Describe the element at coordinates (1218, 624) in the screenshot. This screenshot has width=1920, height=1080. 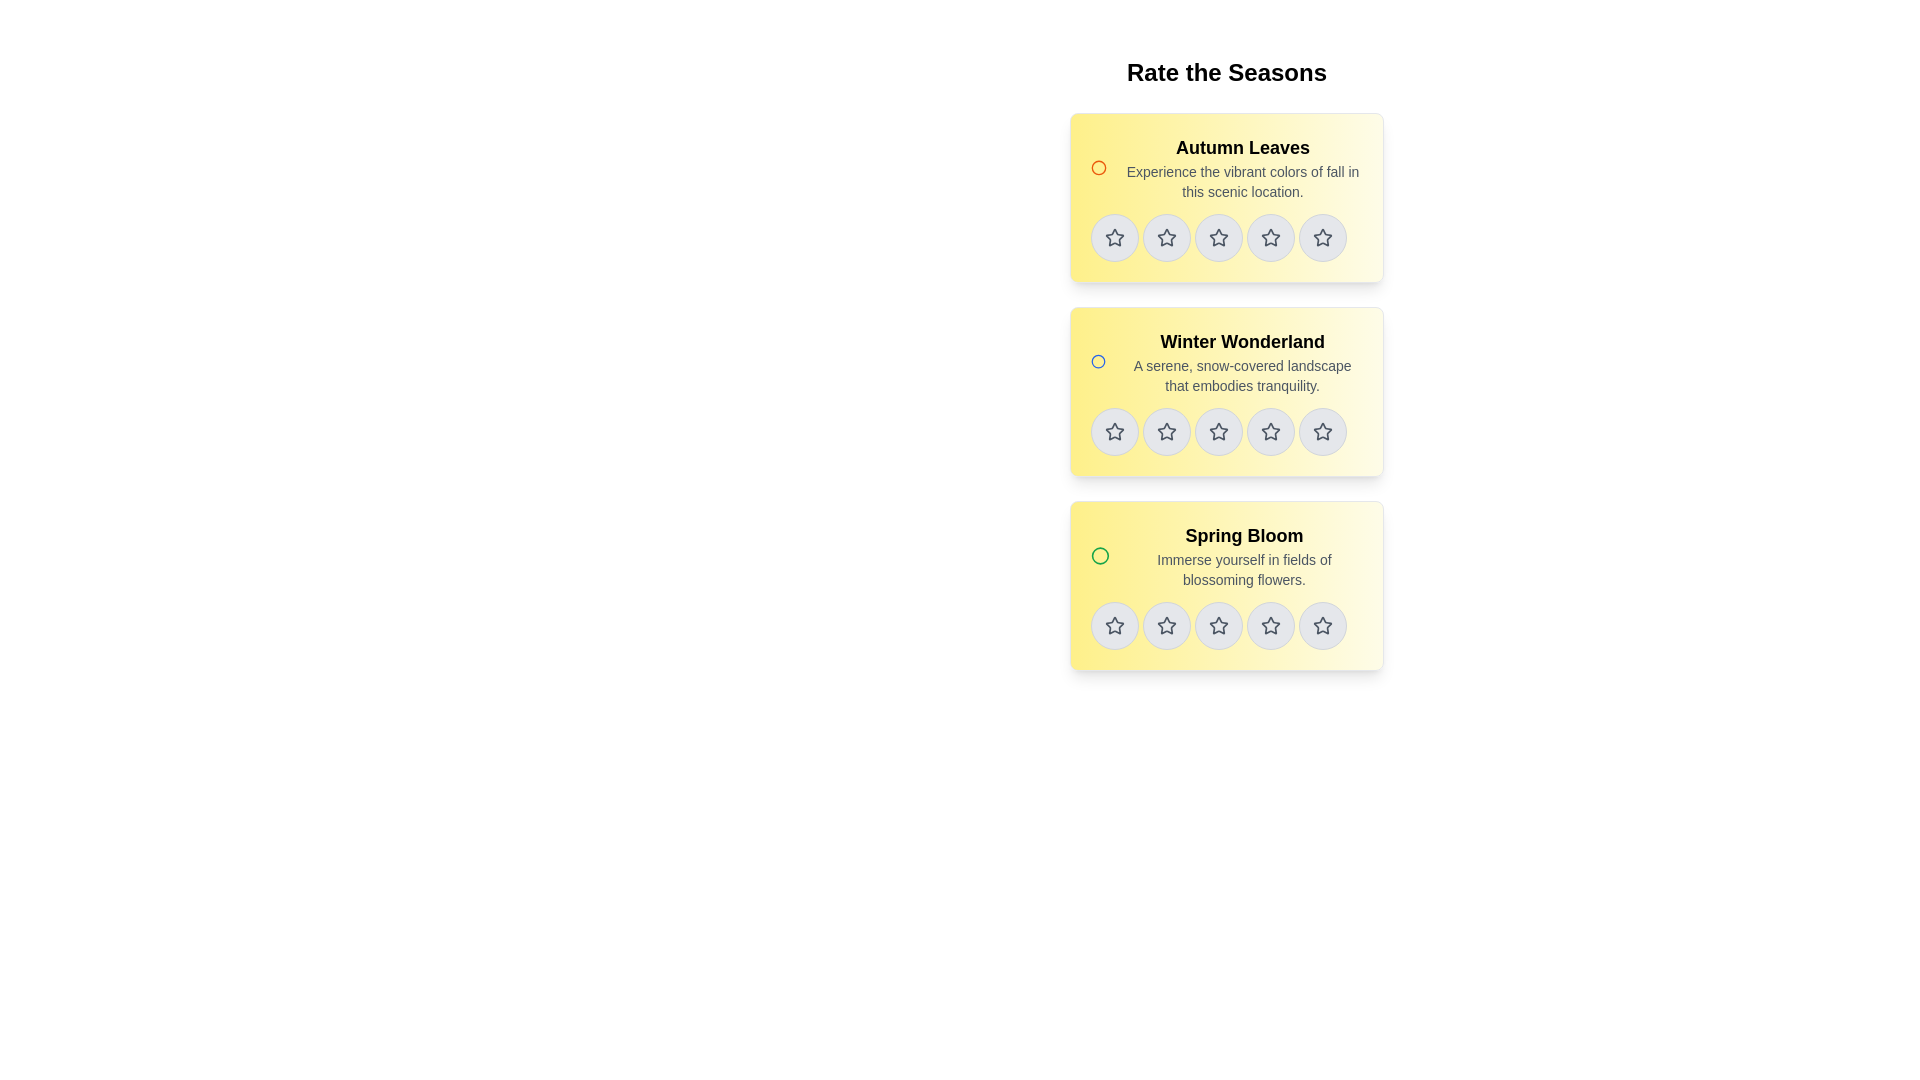
I see `the fourth star in the rating system for the 'Spring Bloom' card` at that location.